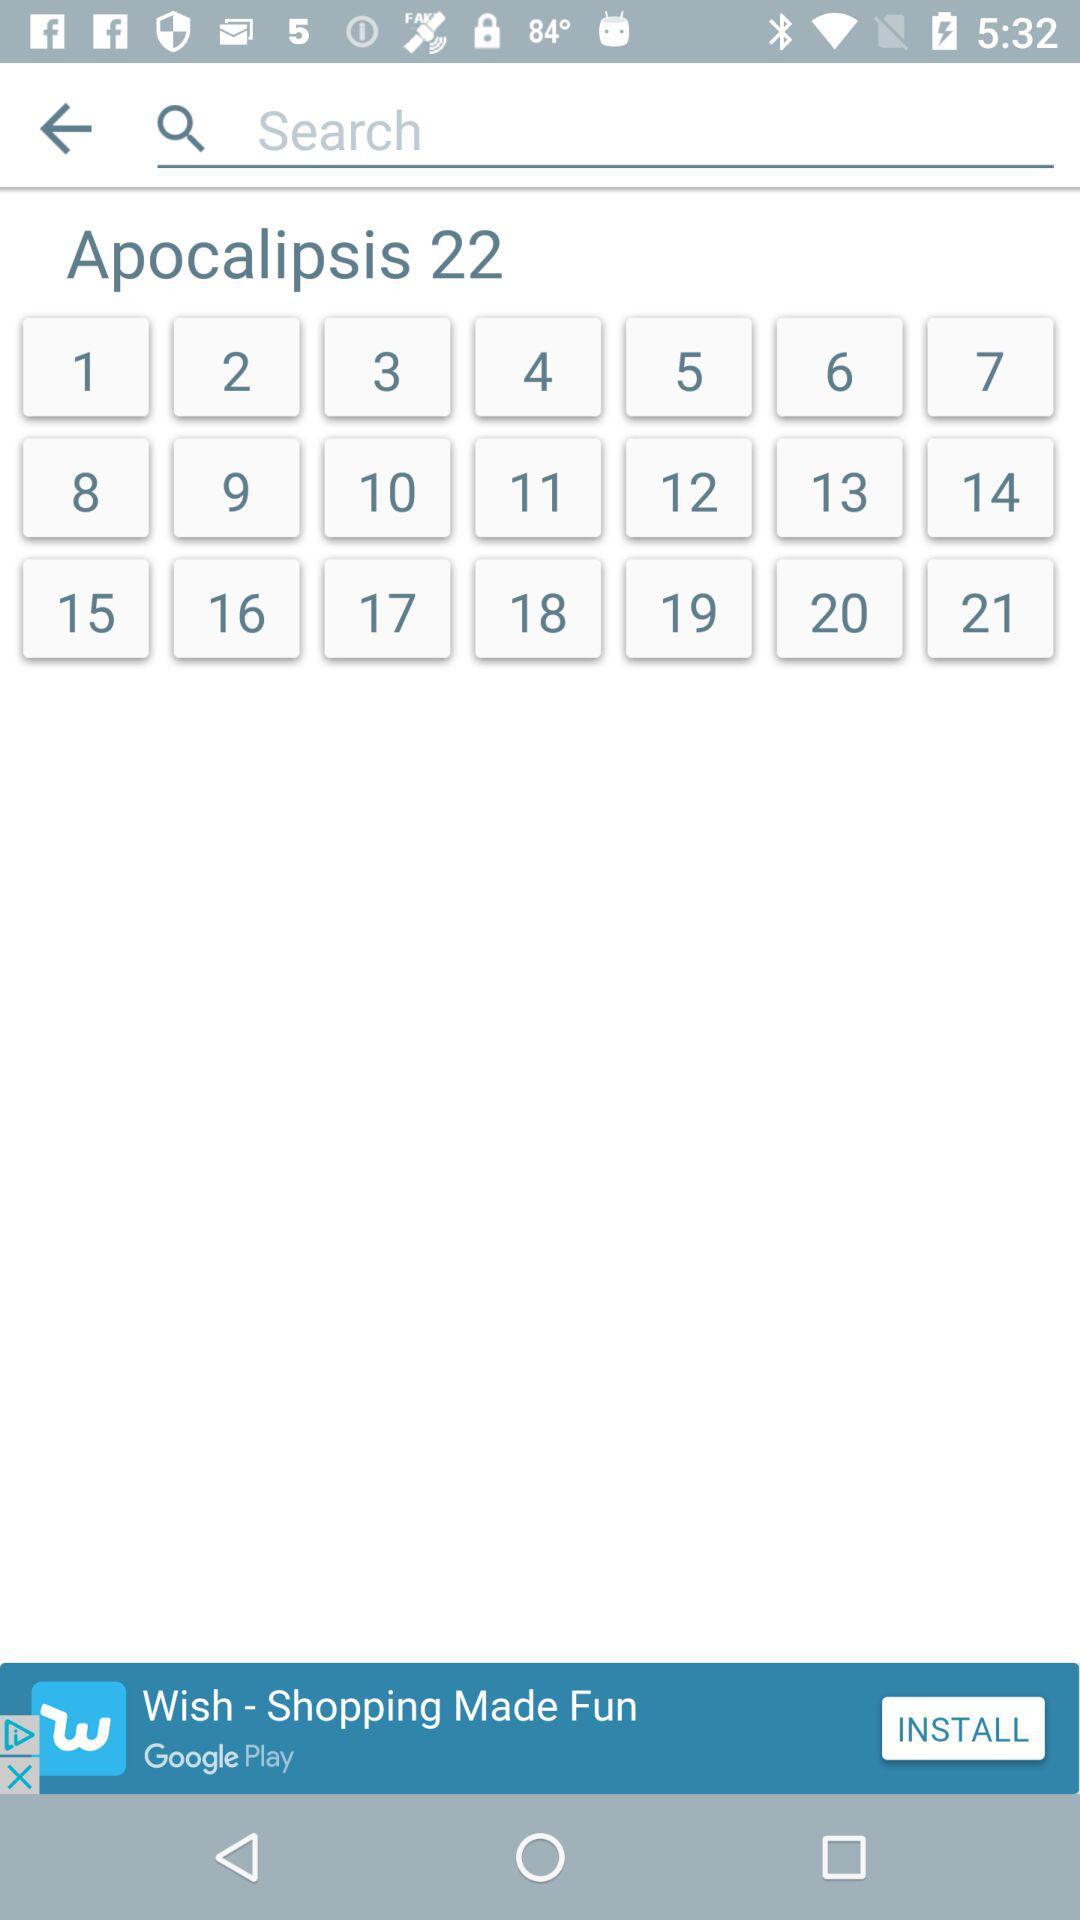  Describe the element at coordinates (540, 1727) in the screenshot. I see `click the advertisement at bottom` at that location.